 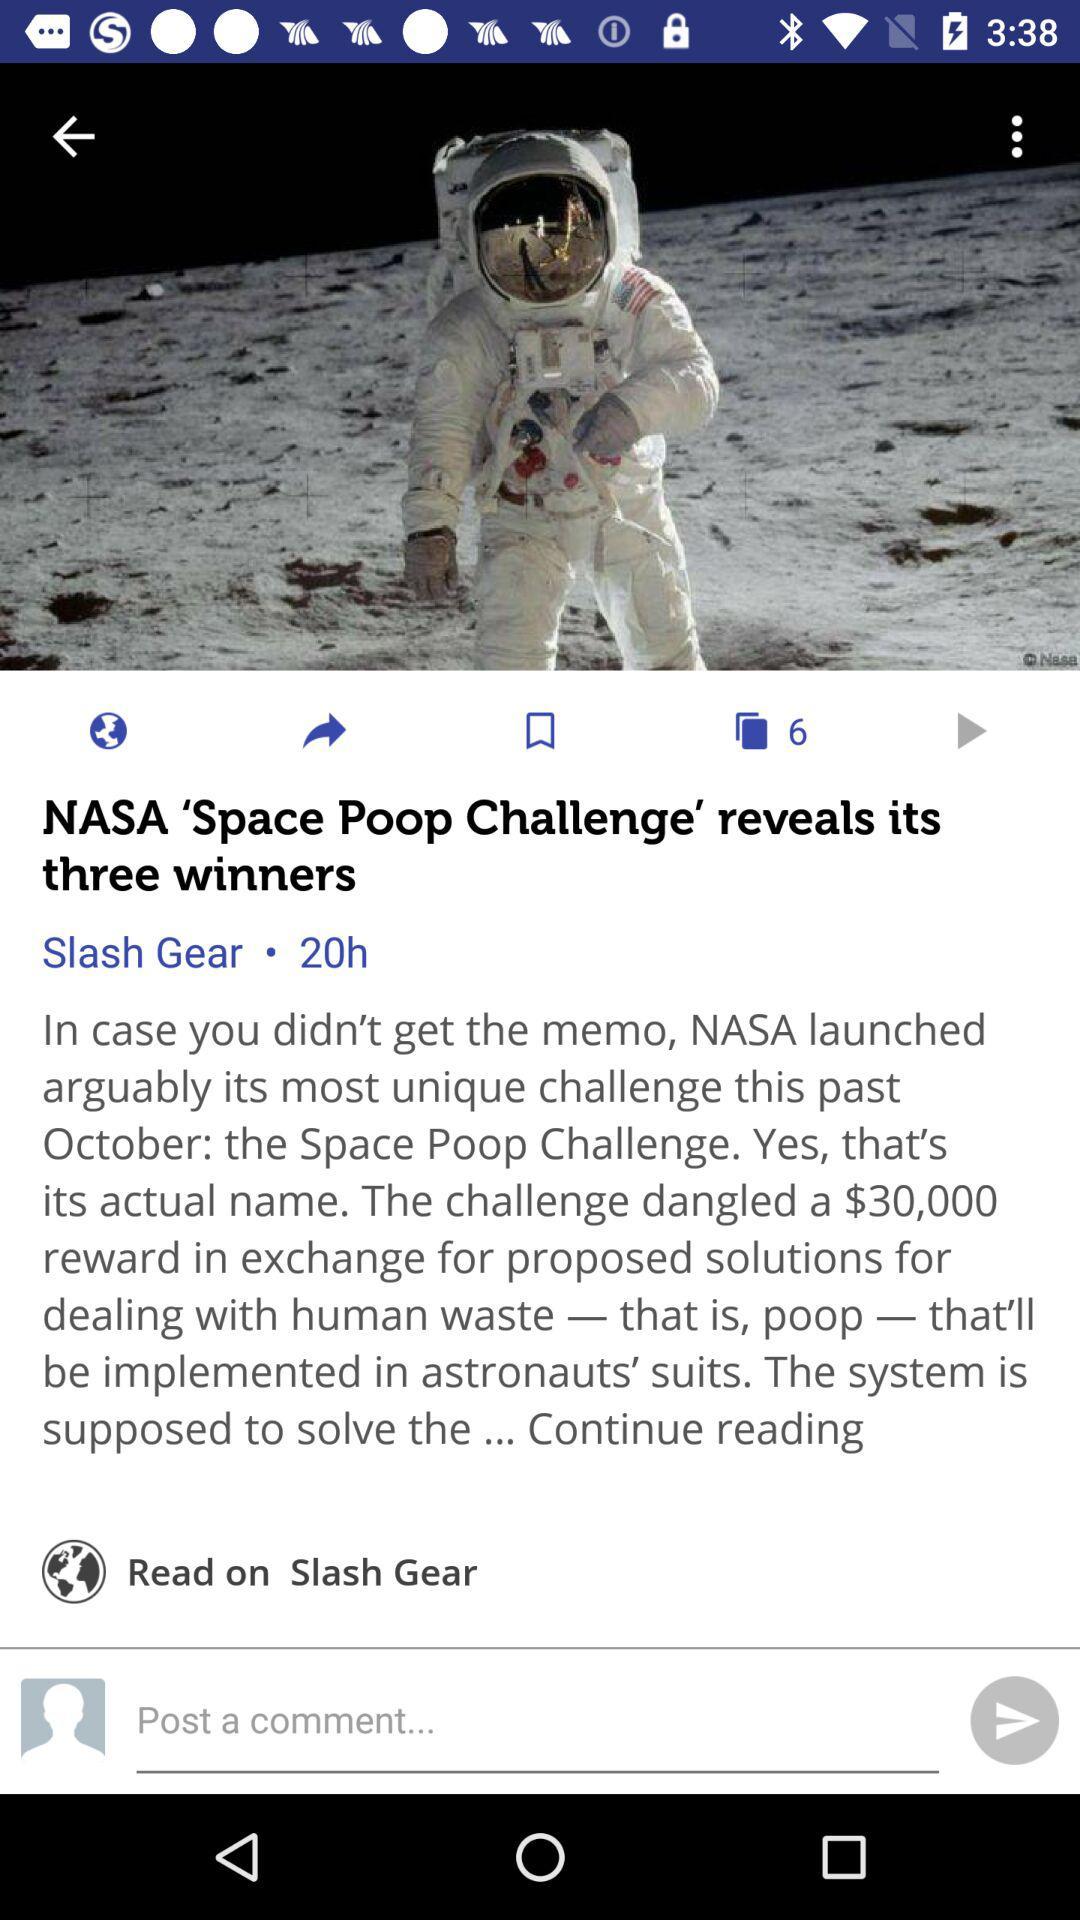 What do you see at coordinates (1014, 1719) in the screenshot?
I see `the send icon` at bounding box center [1014, 1719].